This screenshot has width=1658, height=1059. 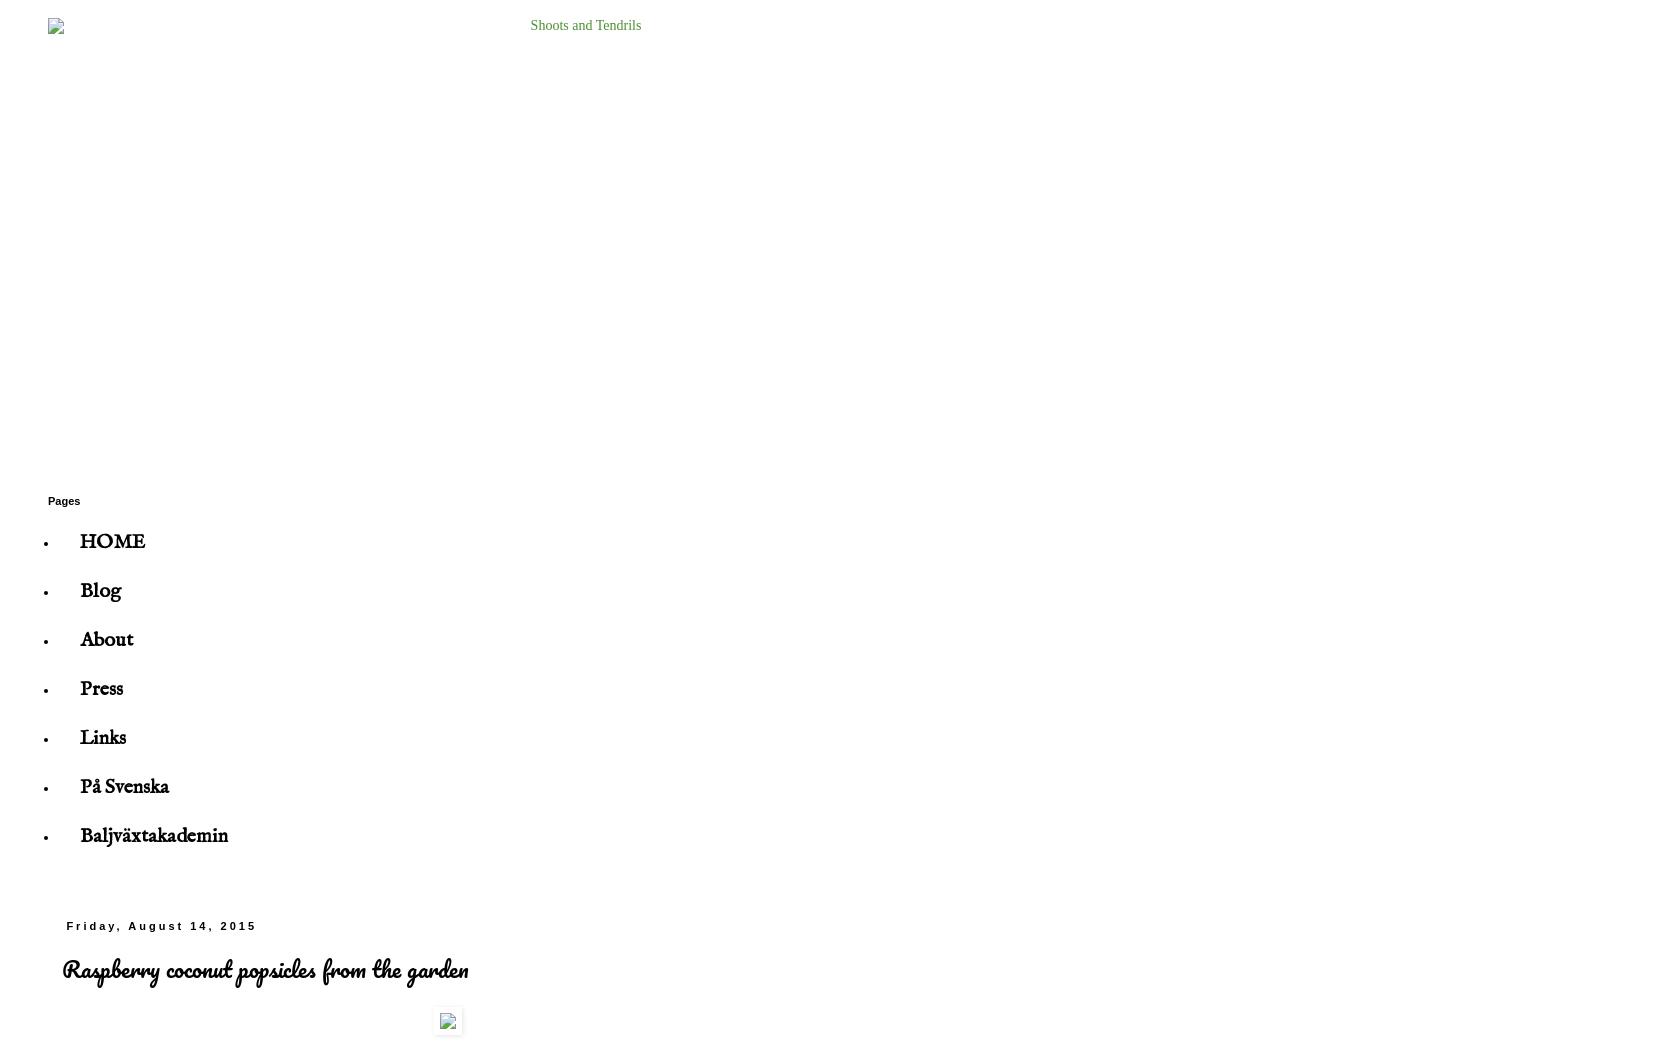 I want to click on 'Raspberry coconut popsicles from the garden', so click(x=265, y=966).